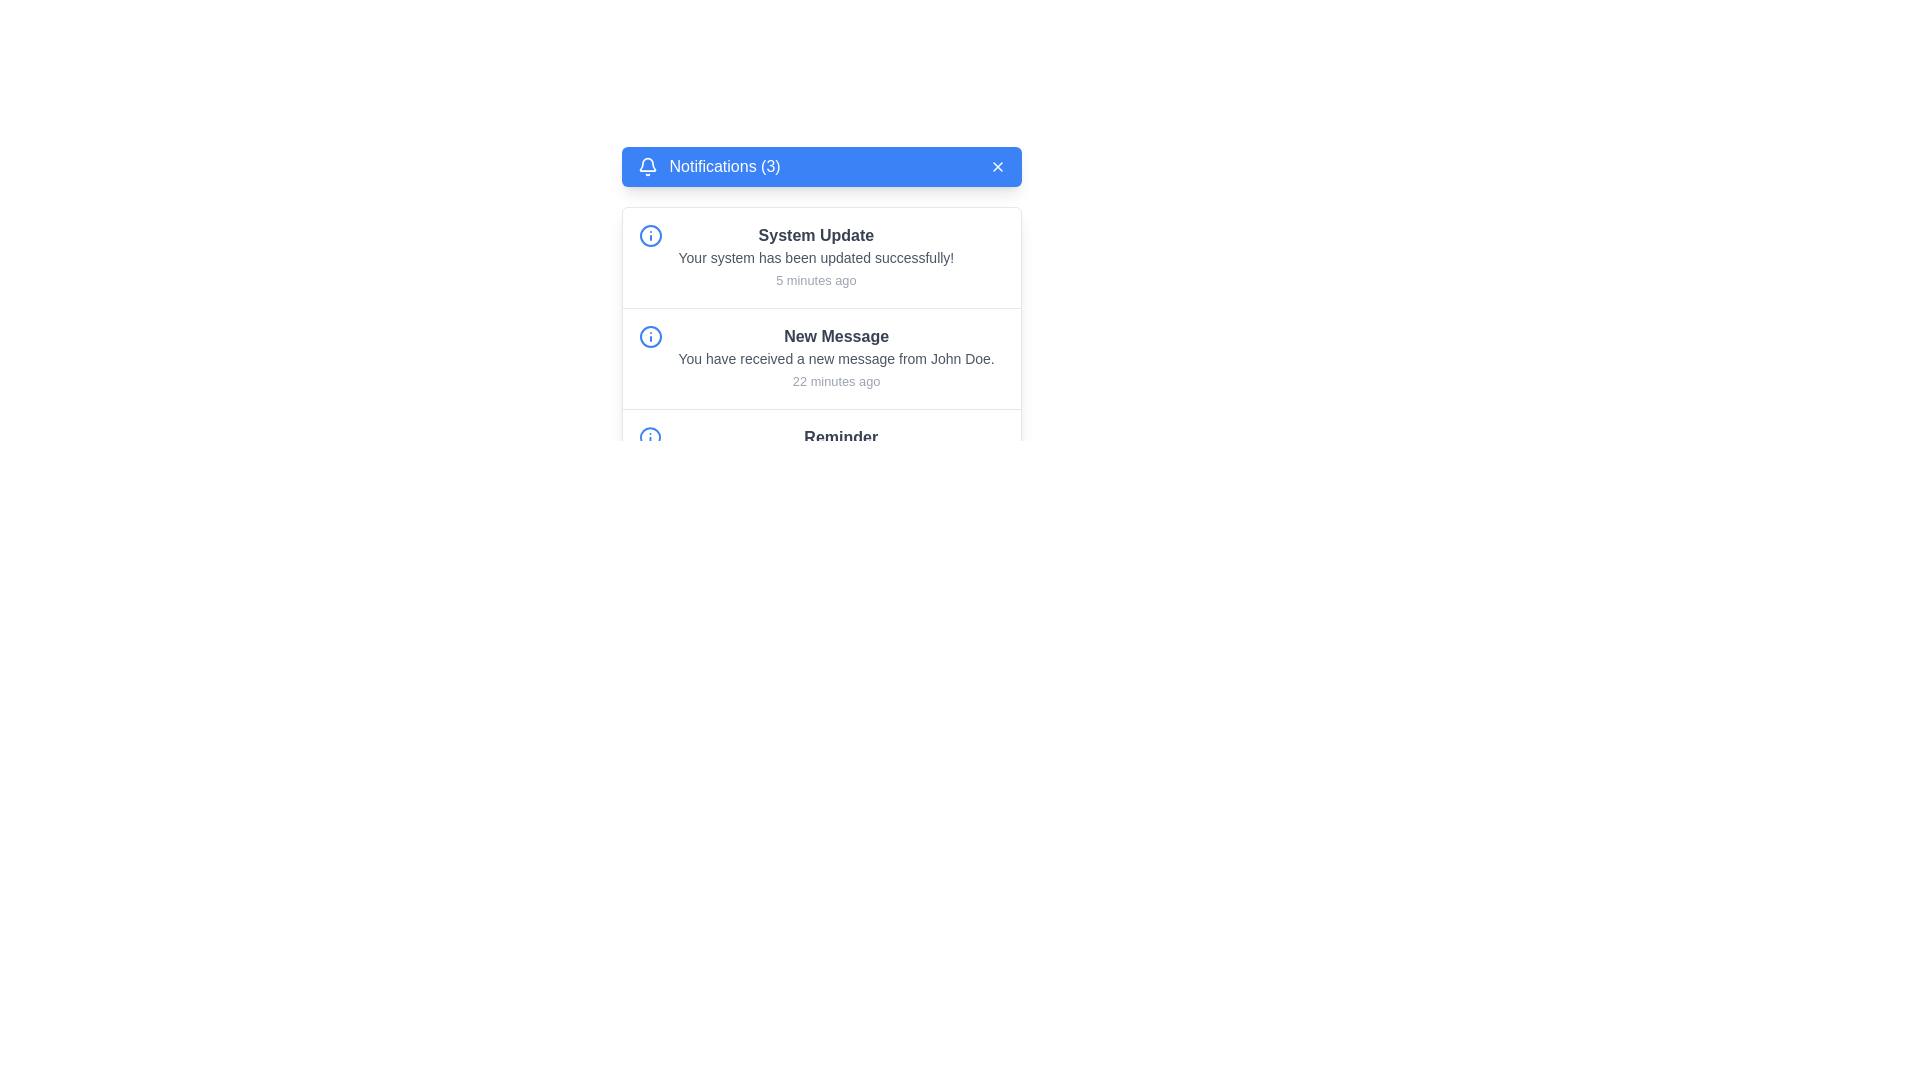  Describe the element at coordinates (821, 165) in the screenshot. I see `the rectangular button with rounded corners that has a blue background and displays 'Notifications (3)'` at that location.